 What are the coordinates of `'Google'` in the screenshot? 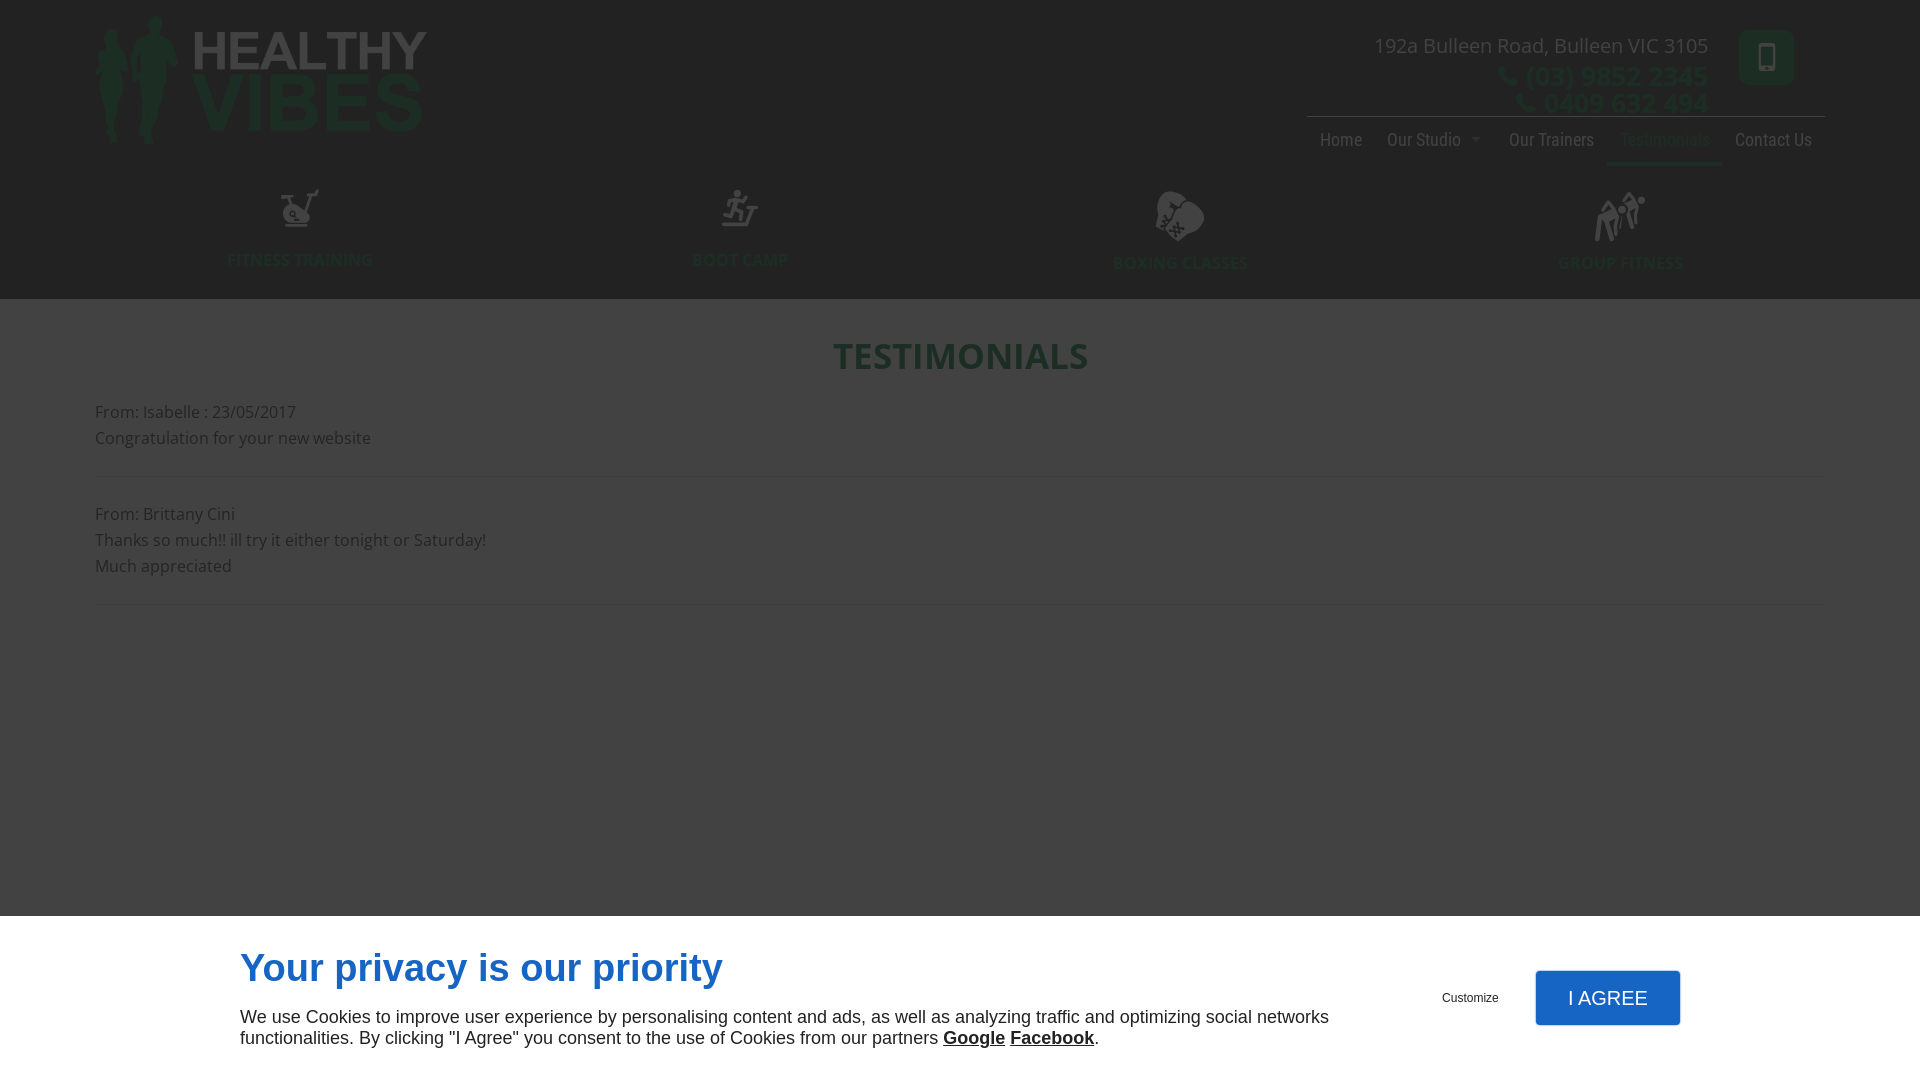 It's located at (974, 1036).